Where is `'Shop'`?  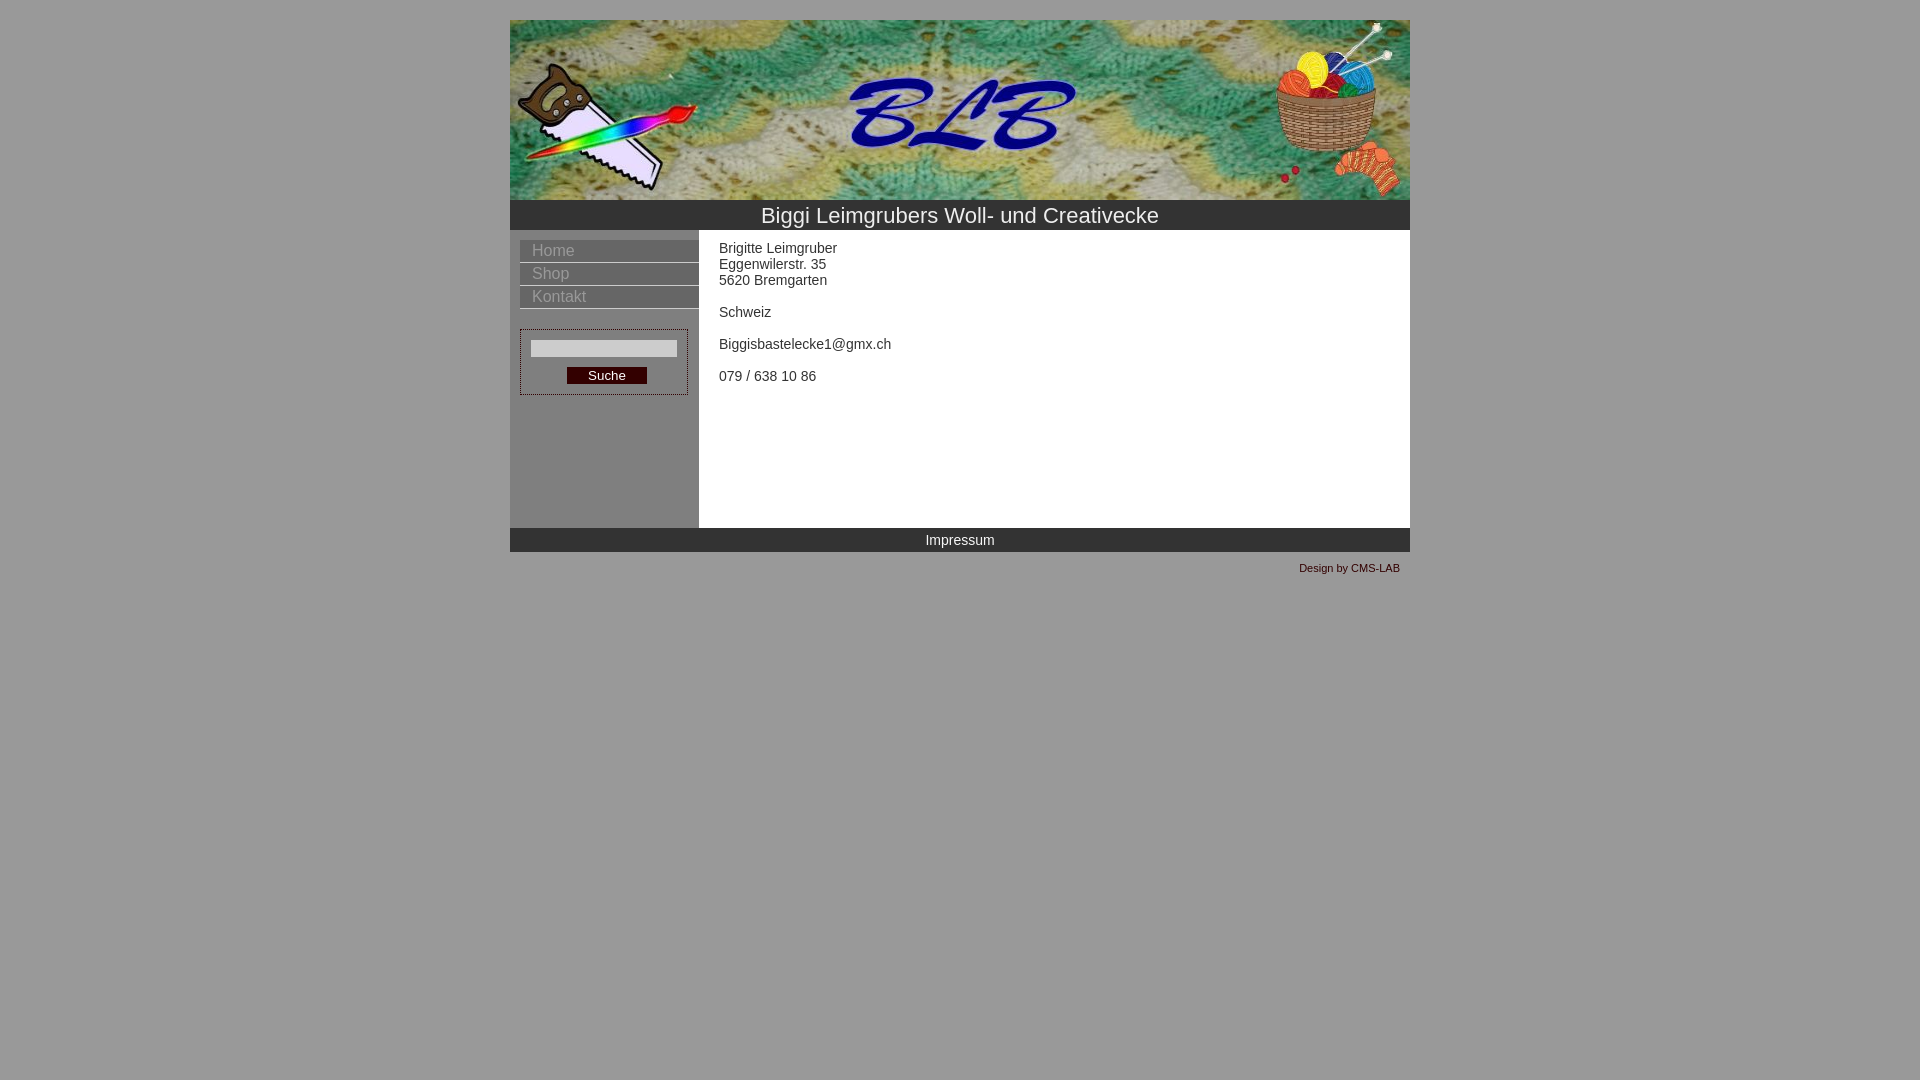
'Shop' is located at coordinates (608, 274).